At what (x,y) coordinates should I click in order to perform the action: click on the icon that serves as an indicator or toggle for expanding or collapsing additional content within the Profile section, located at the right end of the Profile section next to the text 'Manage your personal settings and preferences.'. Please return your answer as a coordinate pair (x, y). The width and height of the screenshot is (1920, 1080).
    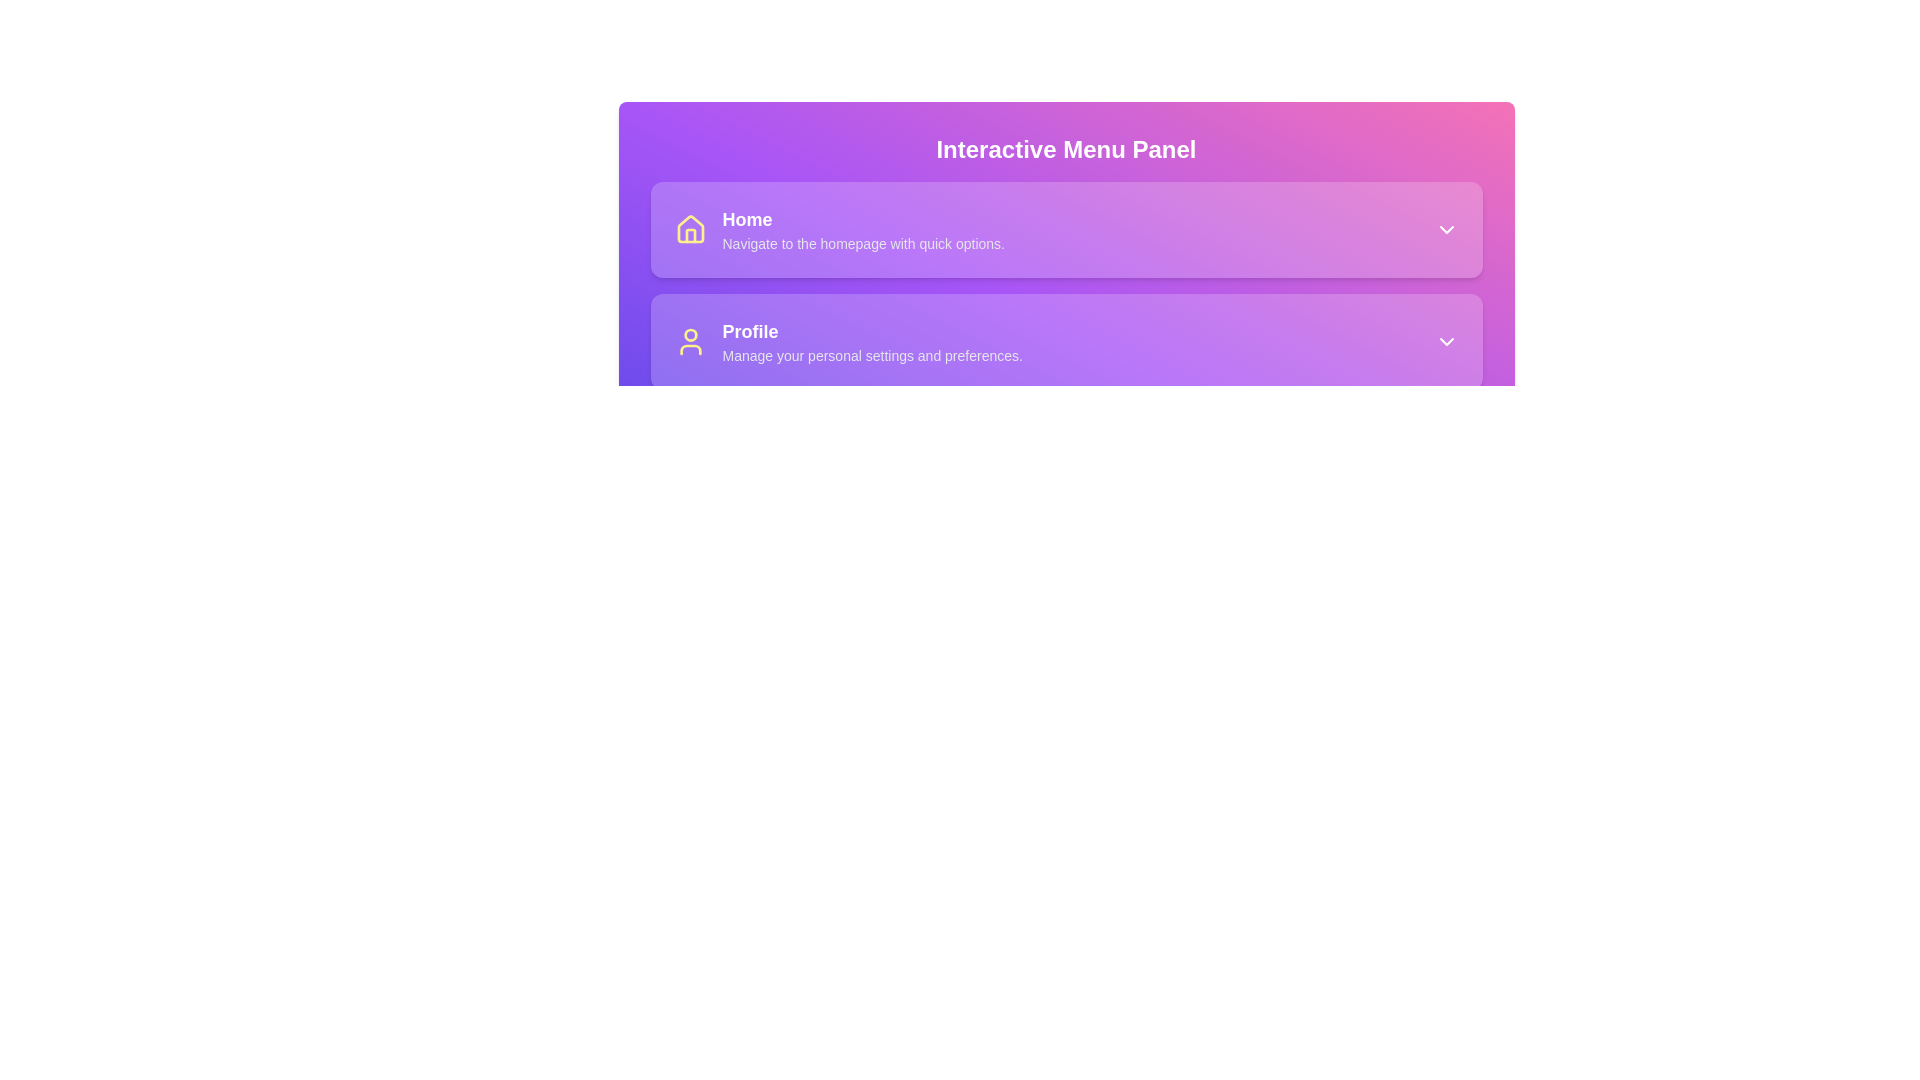
    Looking at the image, I should click on (1446, 341).